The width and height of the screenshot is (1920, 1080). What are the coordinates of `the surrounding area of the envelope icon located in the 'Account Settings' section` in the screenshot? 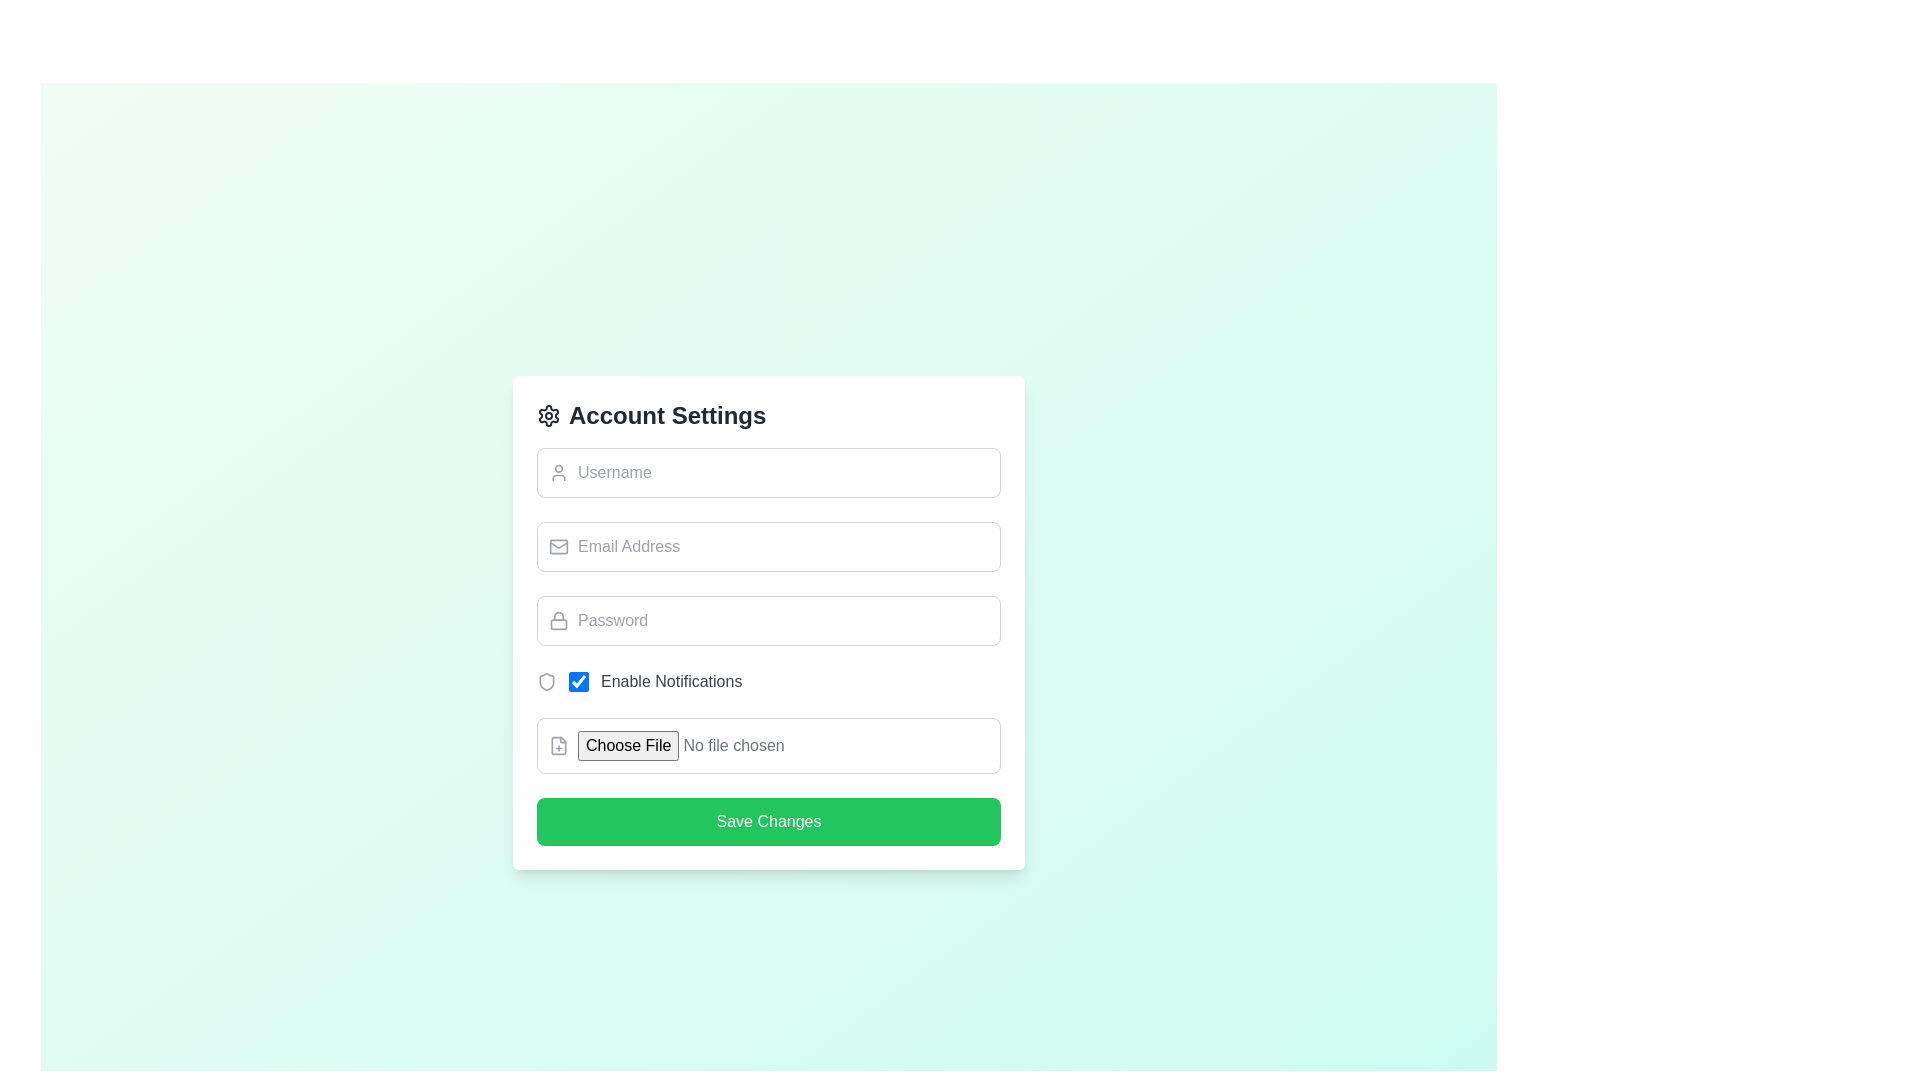 It's located at (558, 547).